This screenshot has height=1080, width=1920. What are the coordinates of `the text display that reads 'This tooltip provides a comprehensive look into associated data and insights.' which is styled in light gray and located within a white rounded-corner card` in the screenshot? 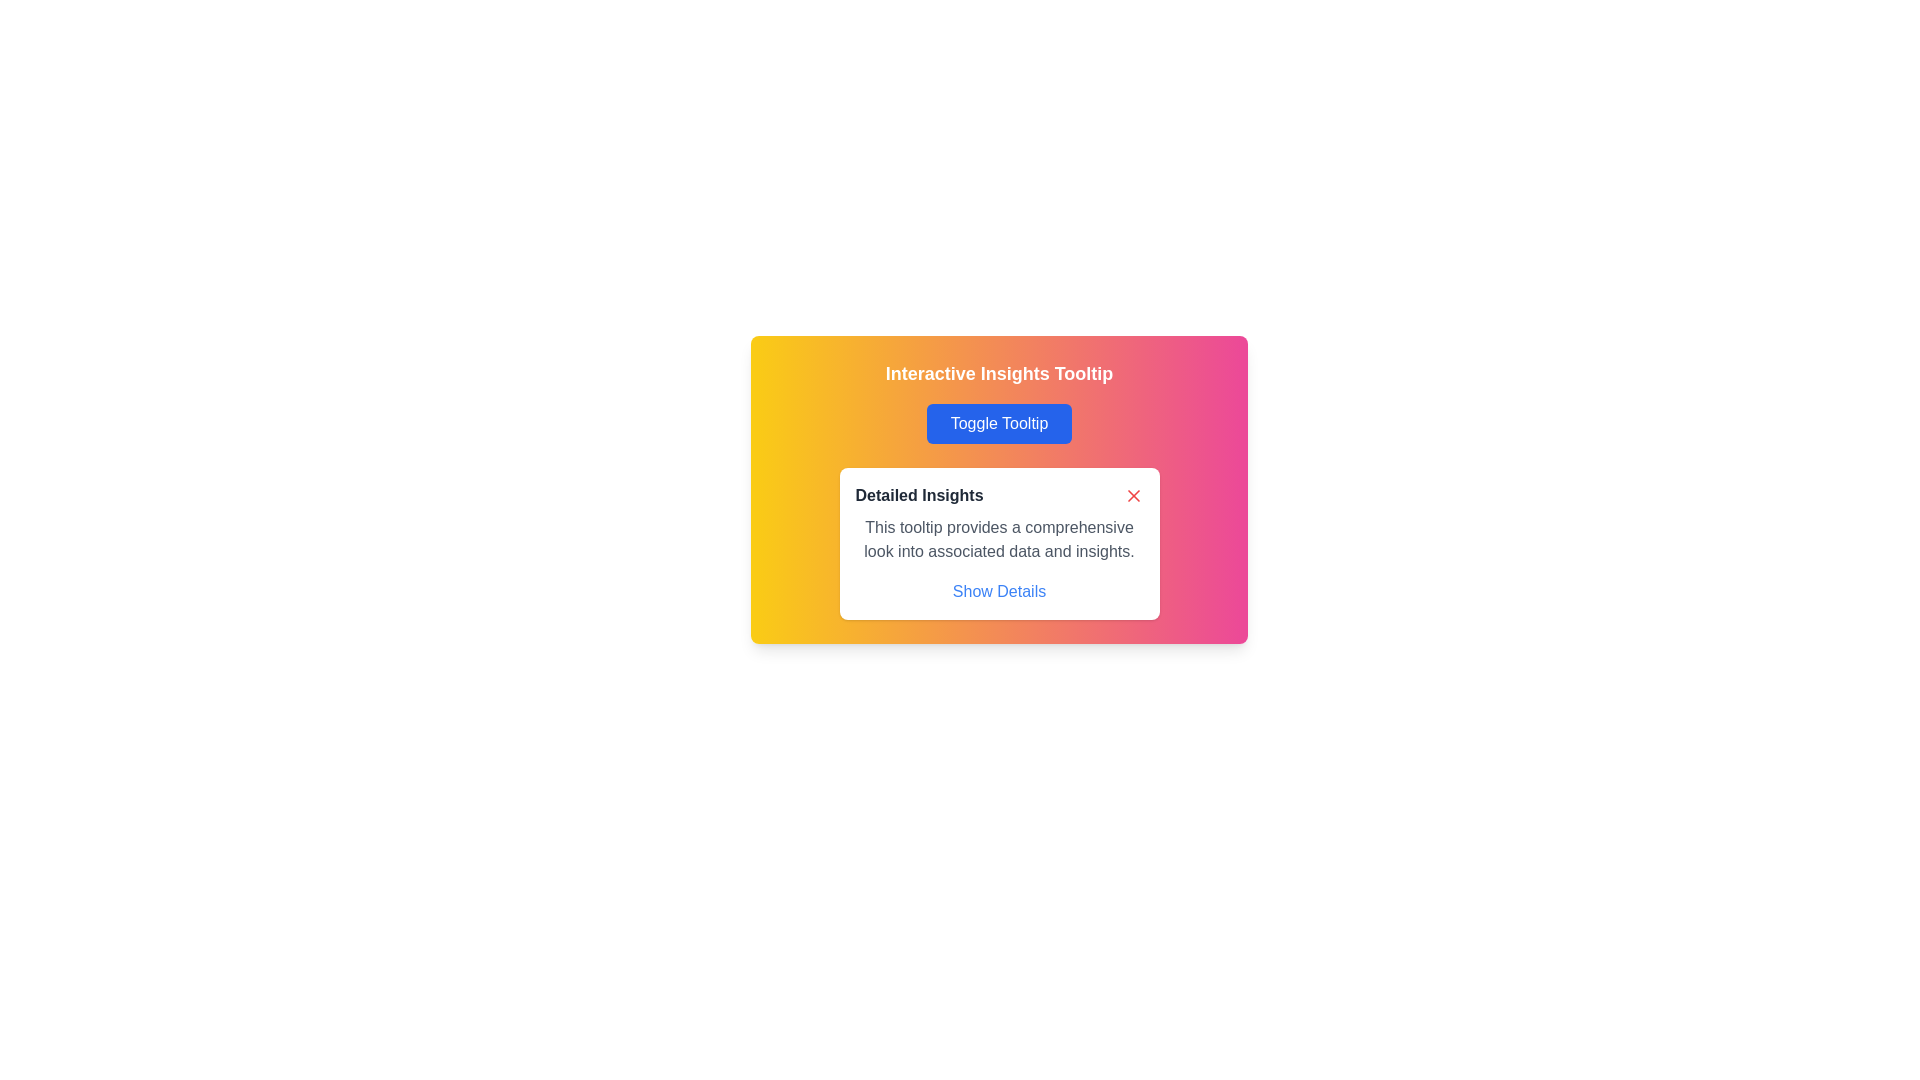 It's located at (999, 540).